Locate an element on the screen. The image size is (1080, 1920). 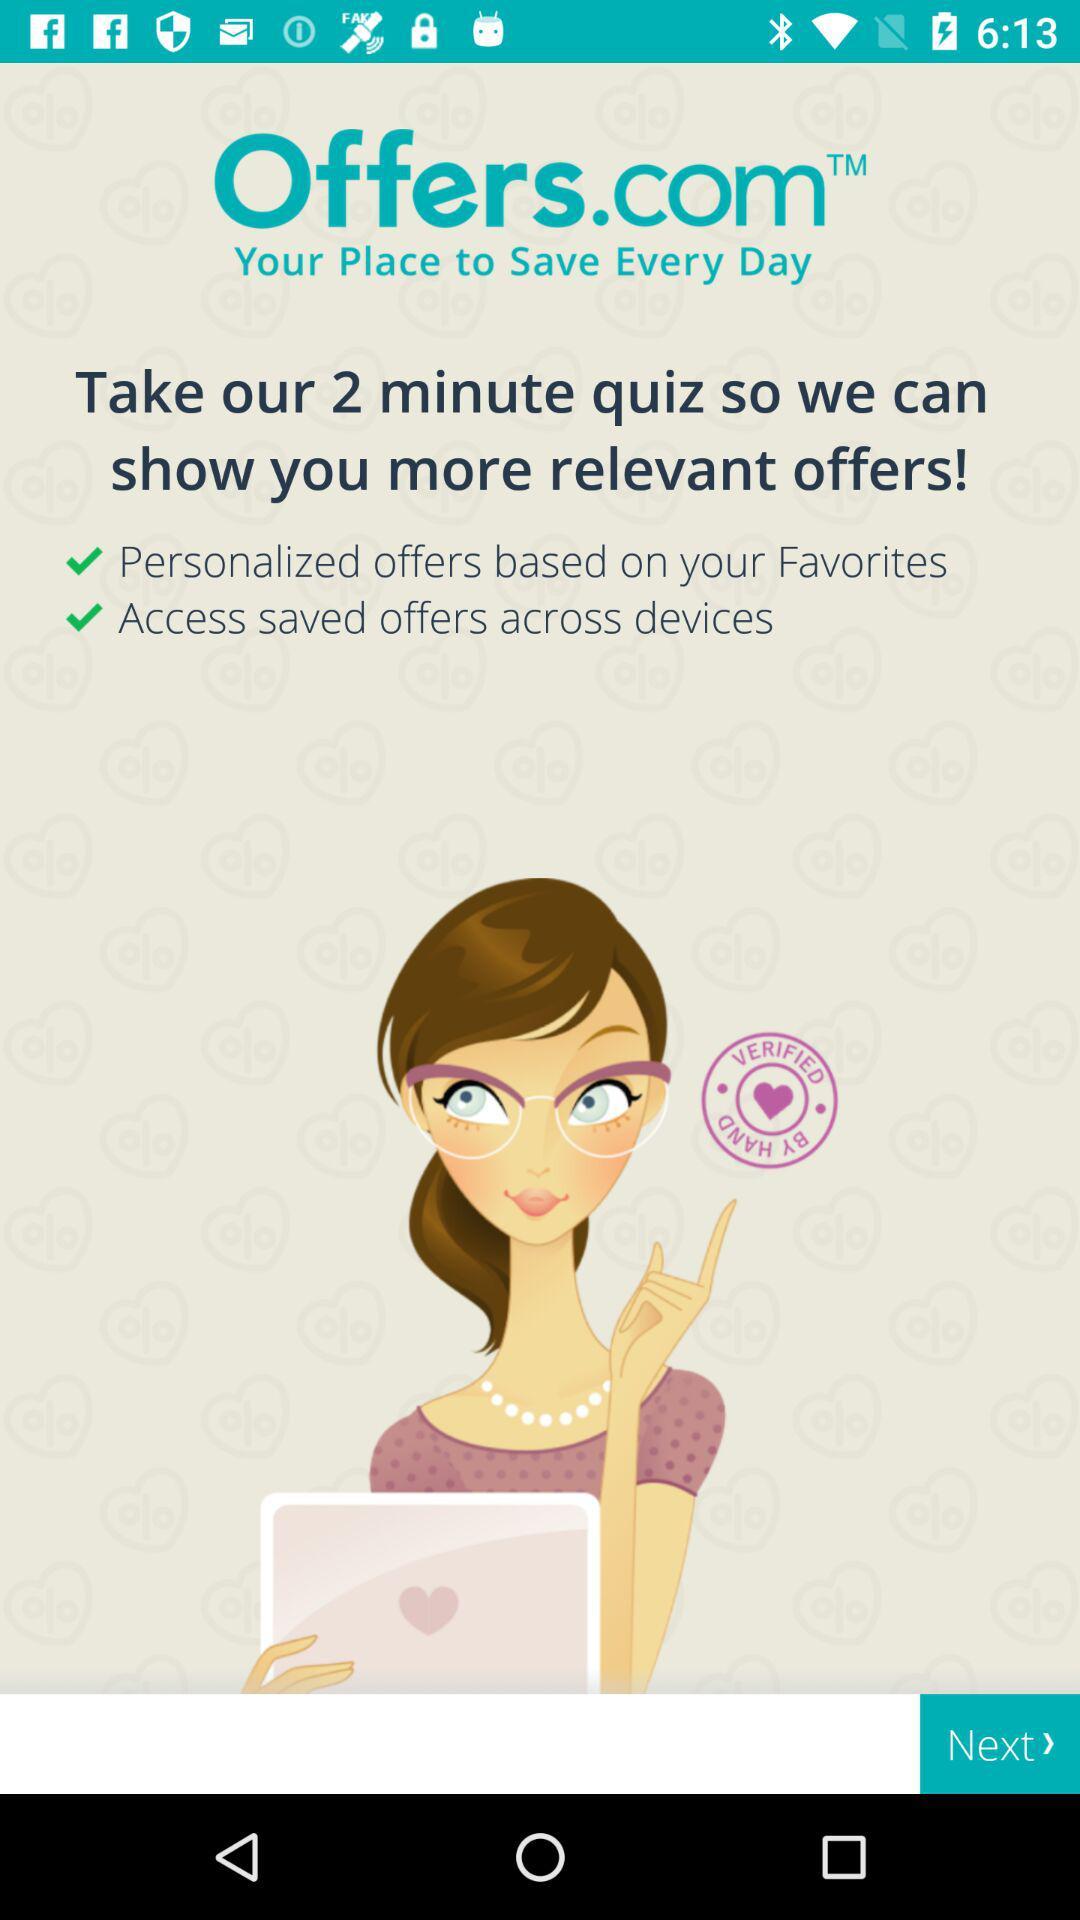
next at the bottom right corner is located at coordinates (1000, 1743).